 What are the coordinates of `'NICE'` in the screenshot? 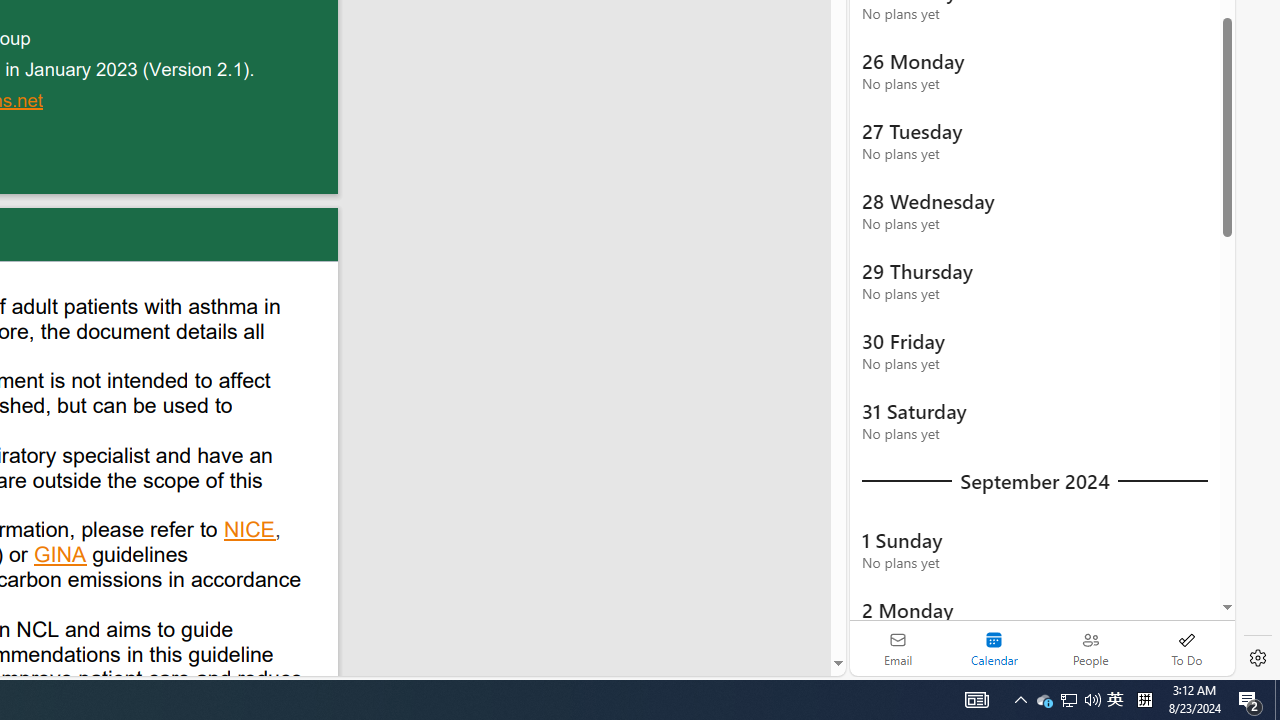 It's located at (249, 531).